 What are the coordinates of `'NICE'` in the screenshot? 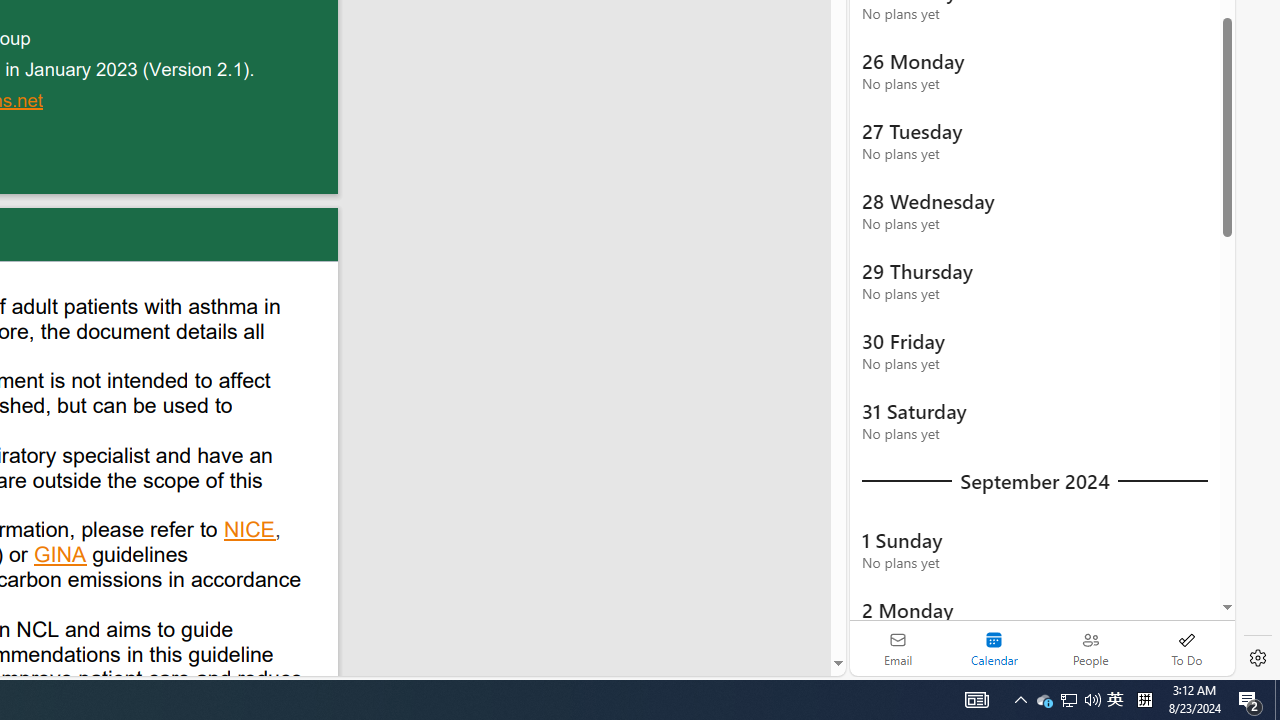 It's located at (249, 531).